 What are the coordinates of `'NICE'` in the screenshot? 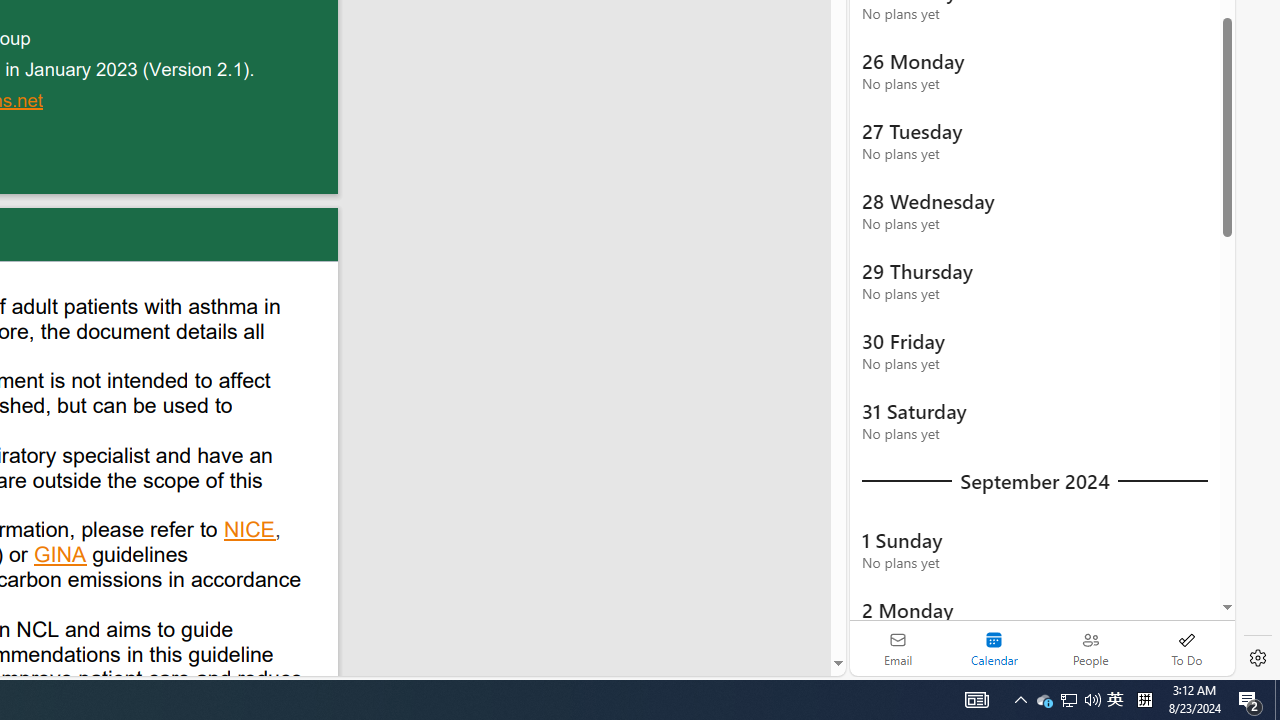 It's located at (249, 531).